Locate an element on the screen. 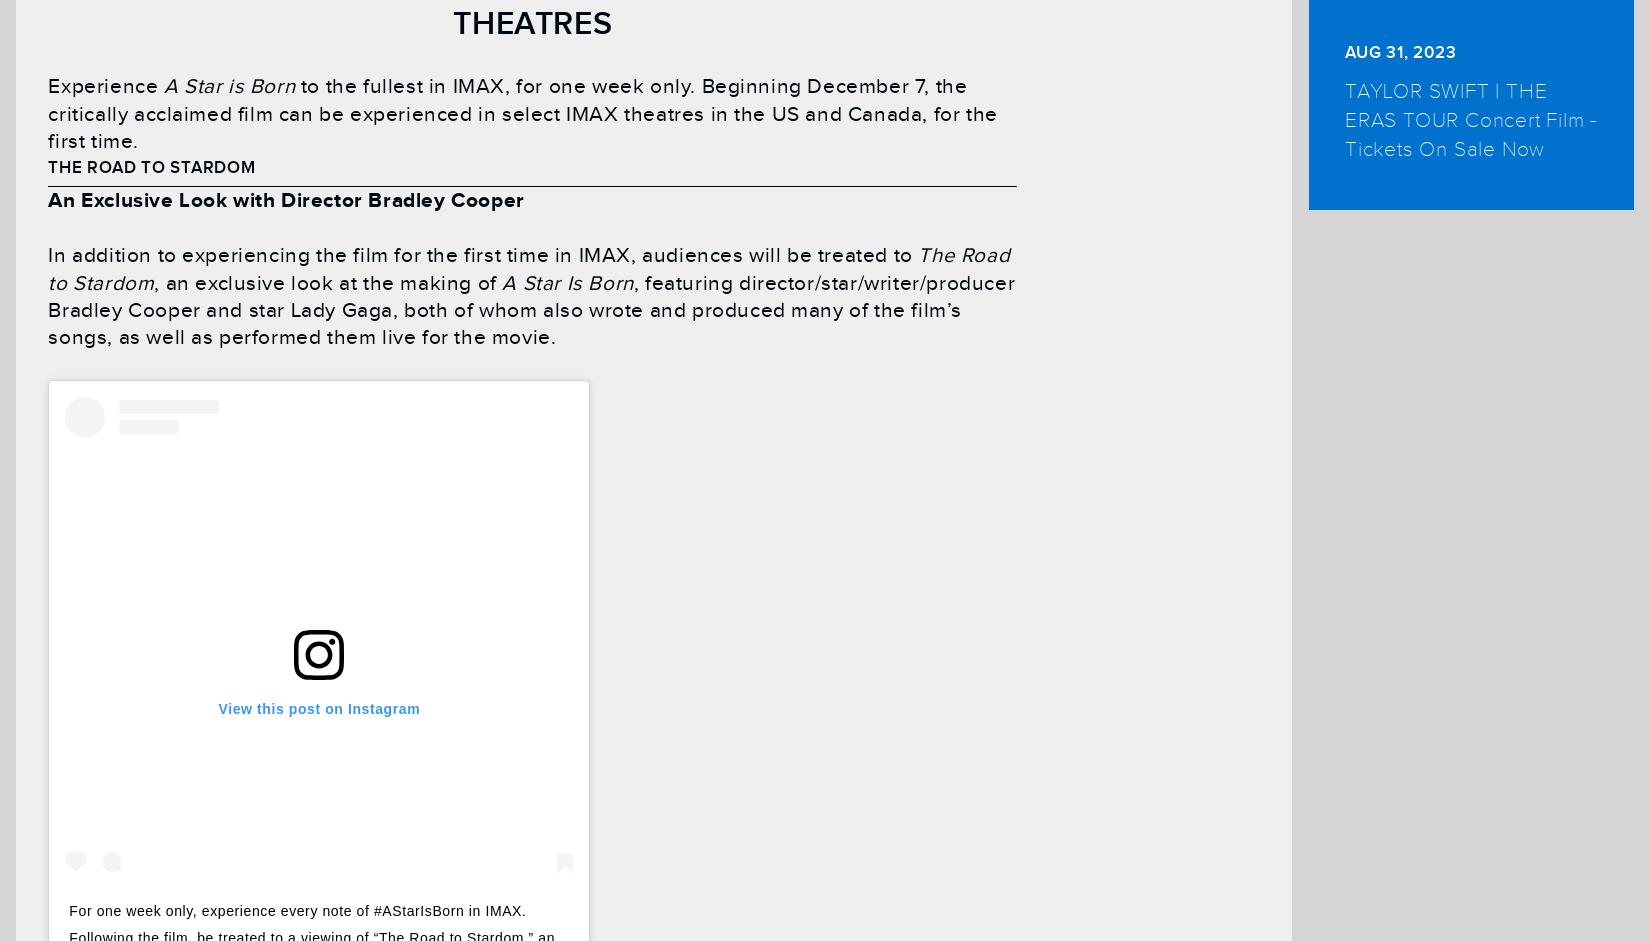 The height and width of the screenshot is (941, 1650). ', an exclusive look at the making of' is located at coordinates (328, 282).